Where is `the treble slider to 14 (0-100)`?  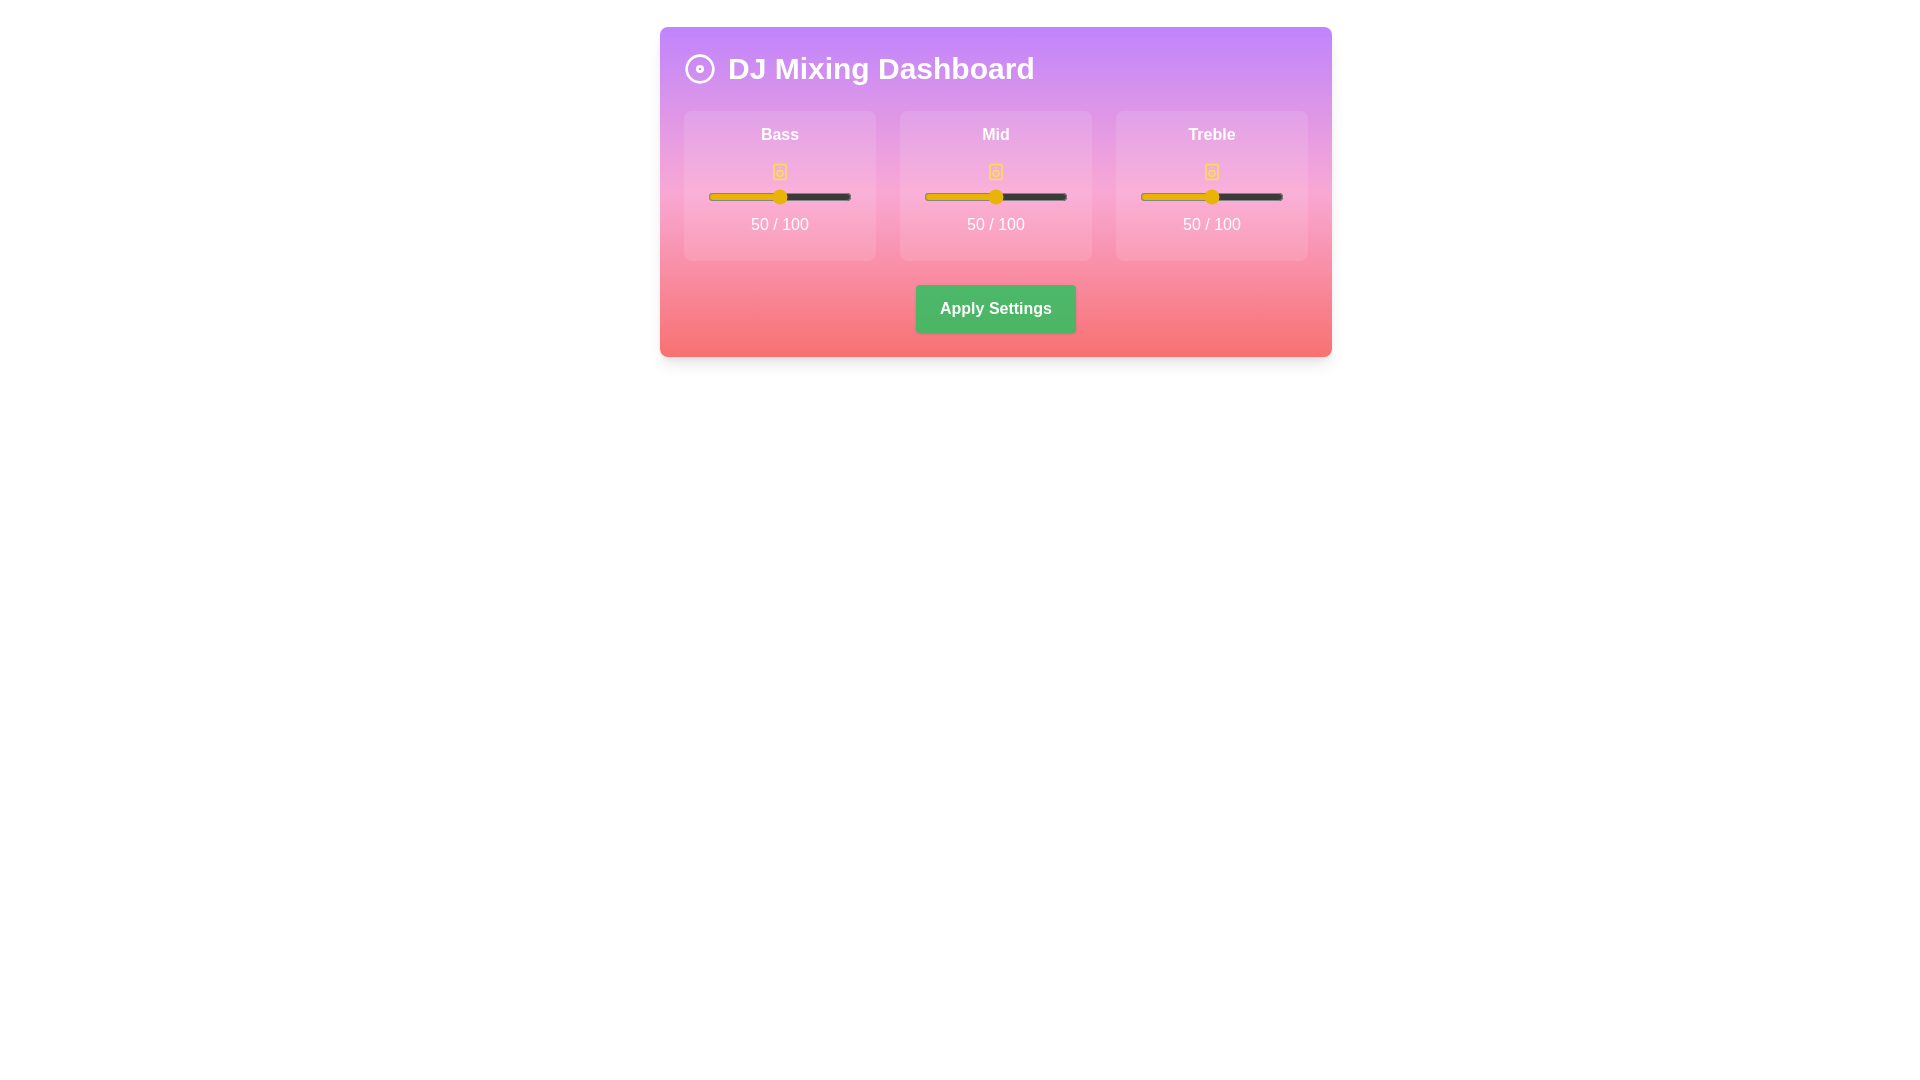
the treble slider to 14 (0-100) is located at coordinates (1160, 196).